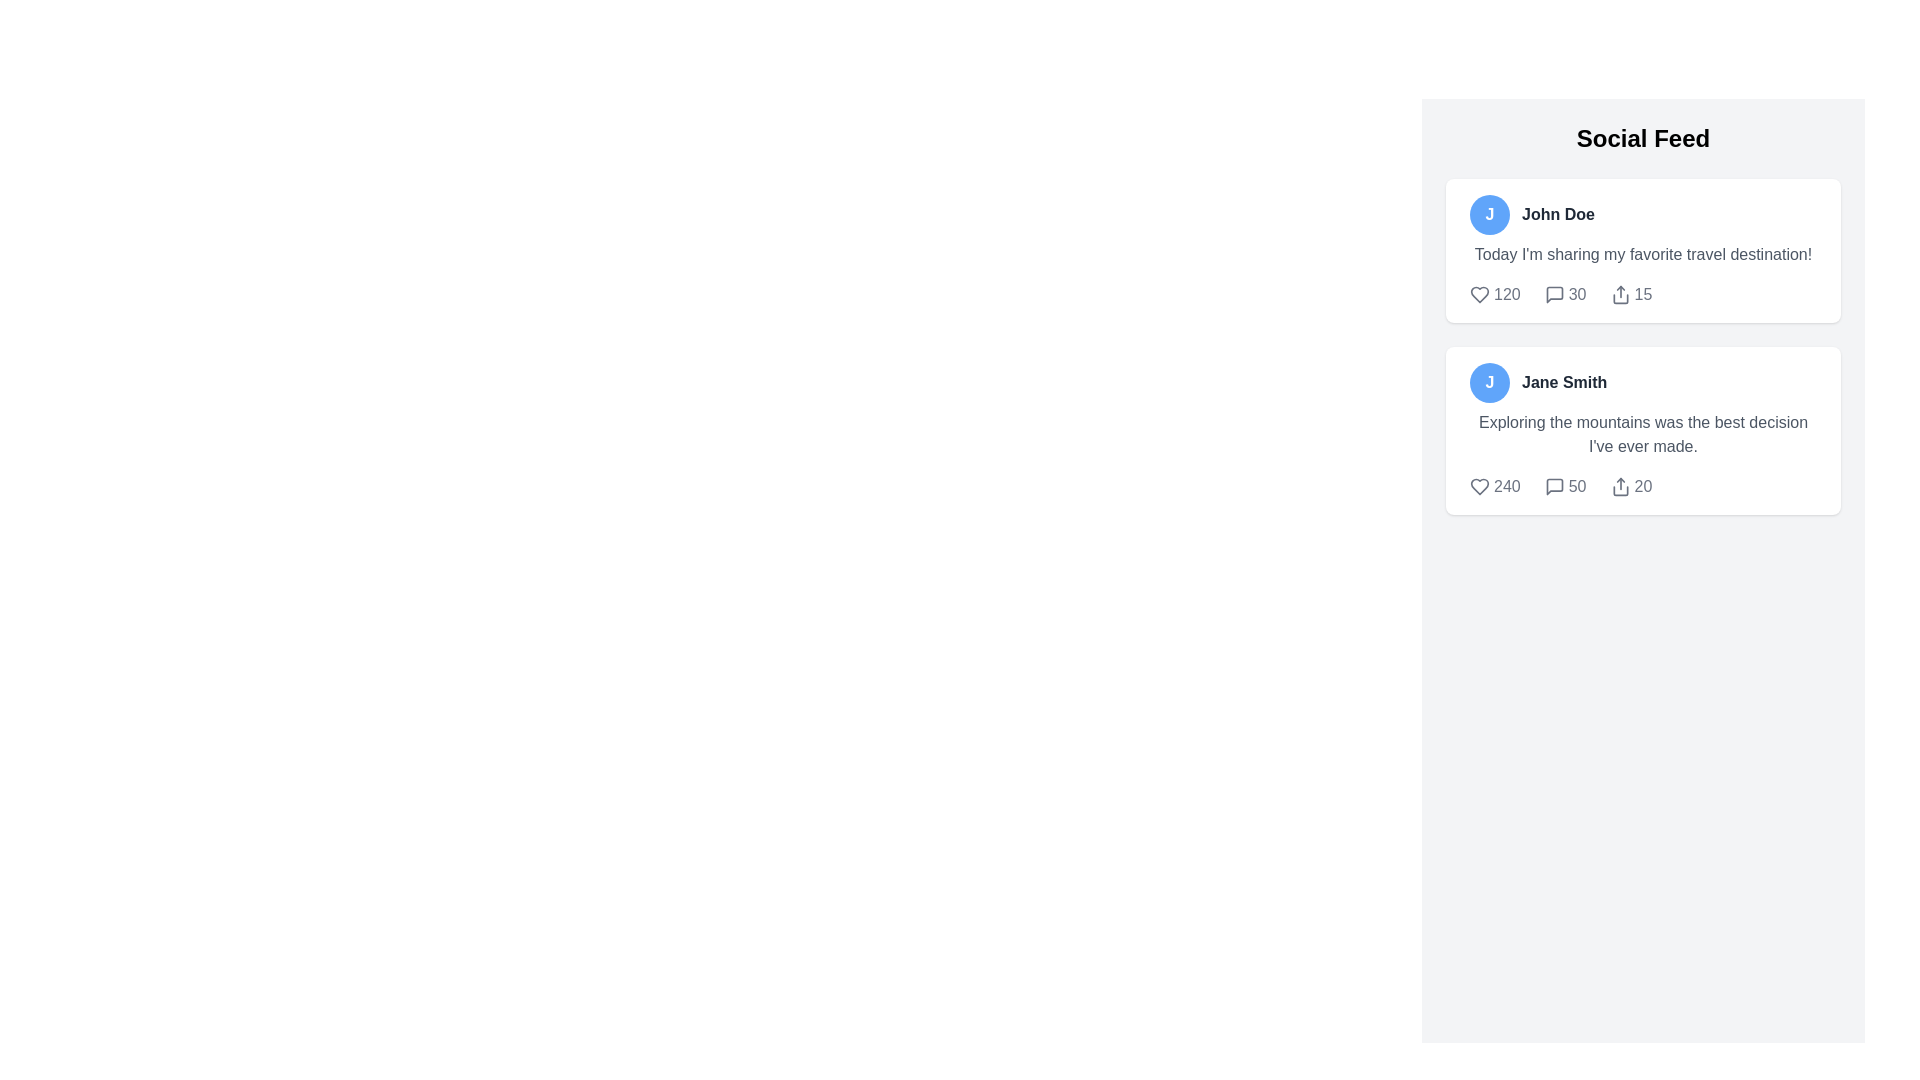 The height and width of the screenshot is (1080, 1920). What do you see at coordinates (1643, 486) in the screenshot?
I see `the text label displaying the numerical value '20', which is styled in gray and is the last element in a horizontal list of three text-icon pairs at the bottom of a post by 'Jane Smith'` at bounding box center [1643, 486].